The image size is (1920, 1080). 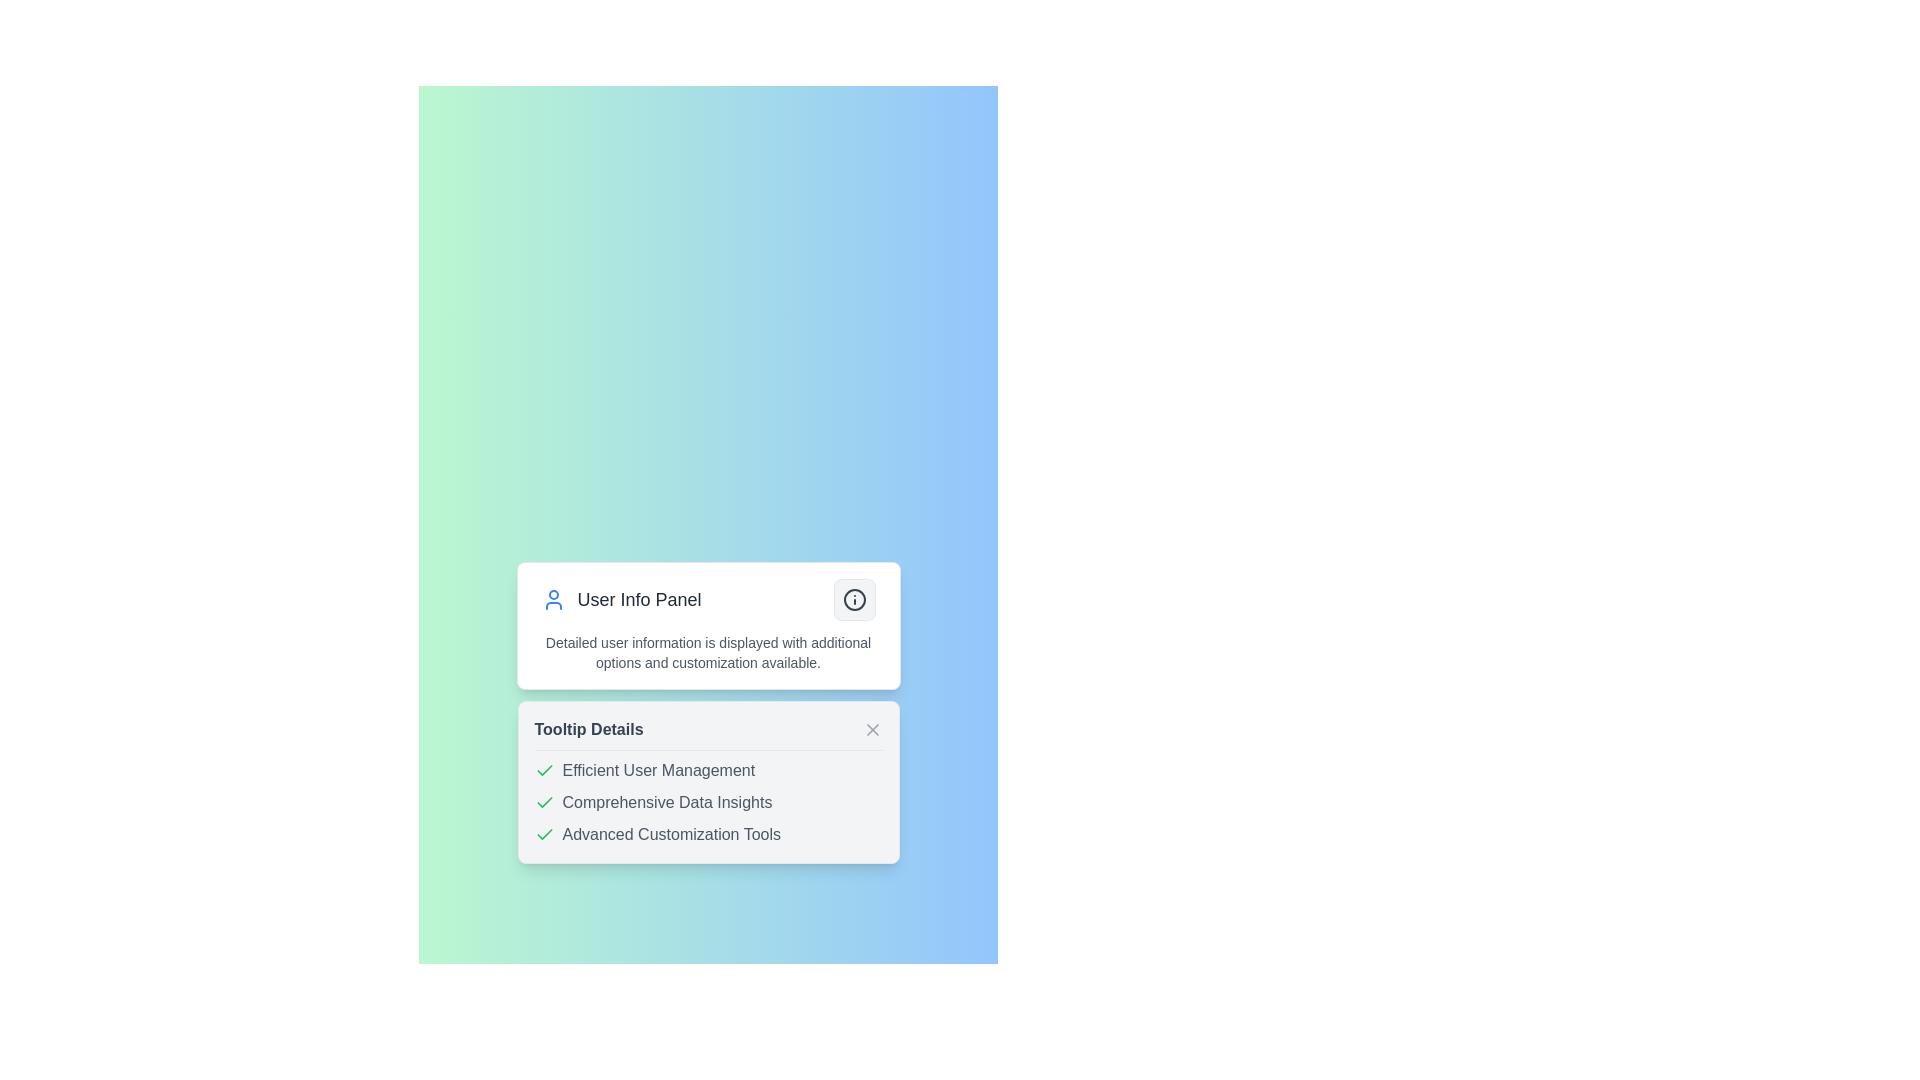 What do you see at coordinates (553, 599) in the screenshot?
I see `the user icon located in the 'User Info Panel' at the far left of the header, next to the descriptive text content` at bounding box center [553, 599].